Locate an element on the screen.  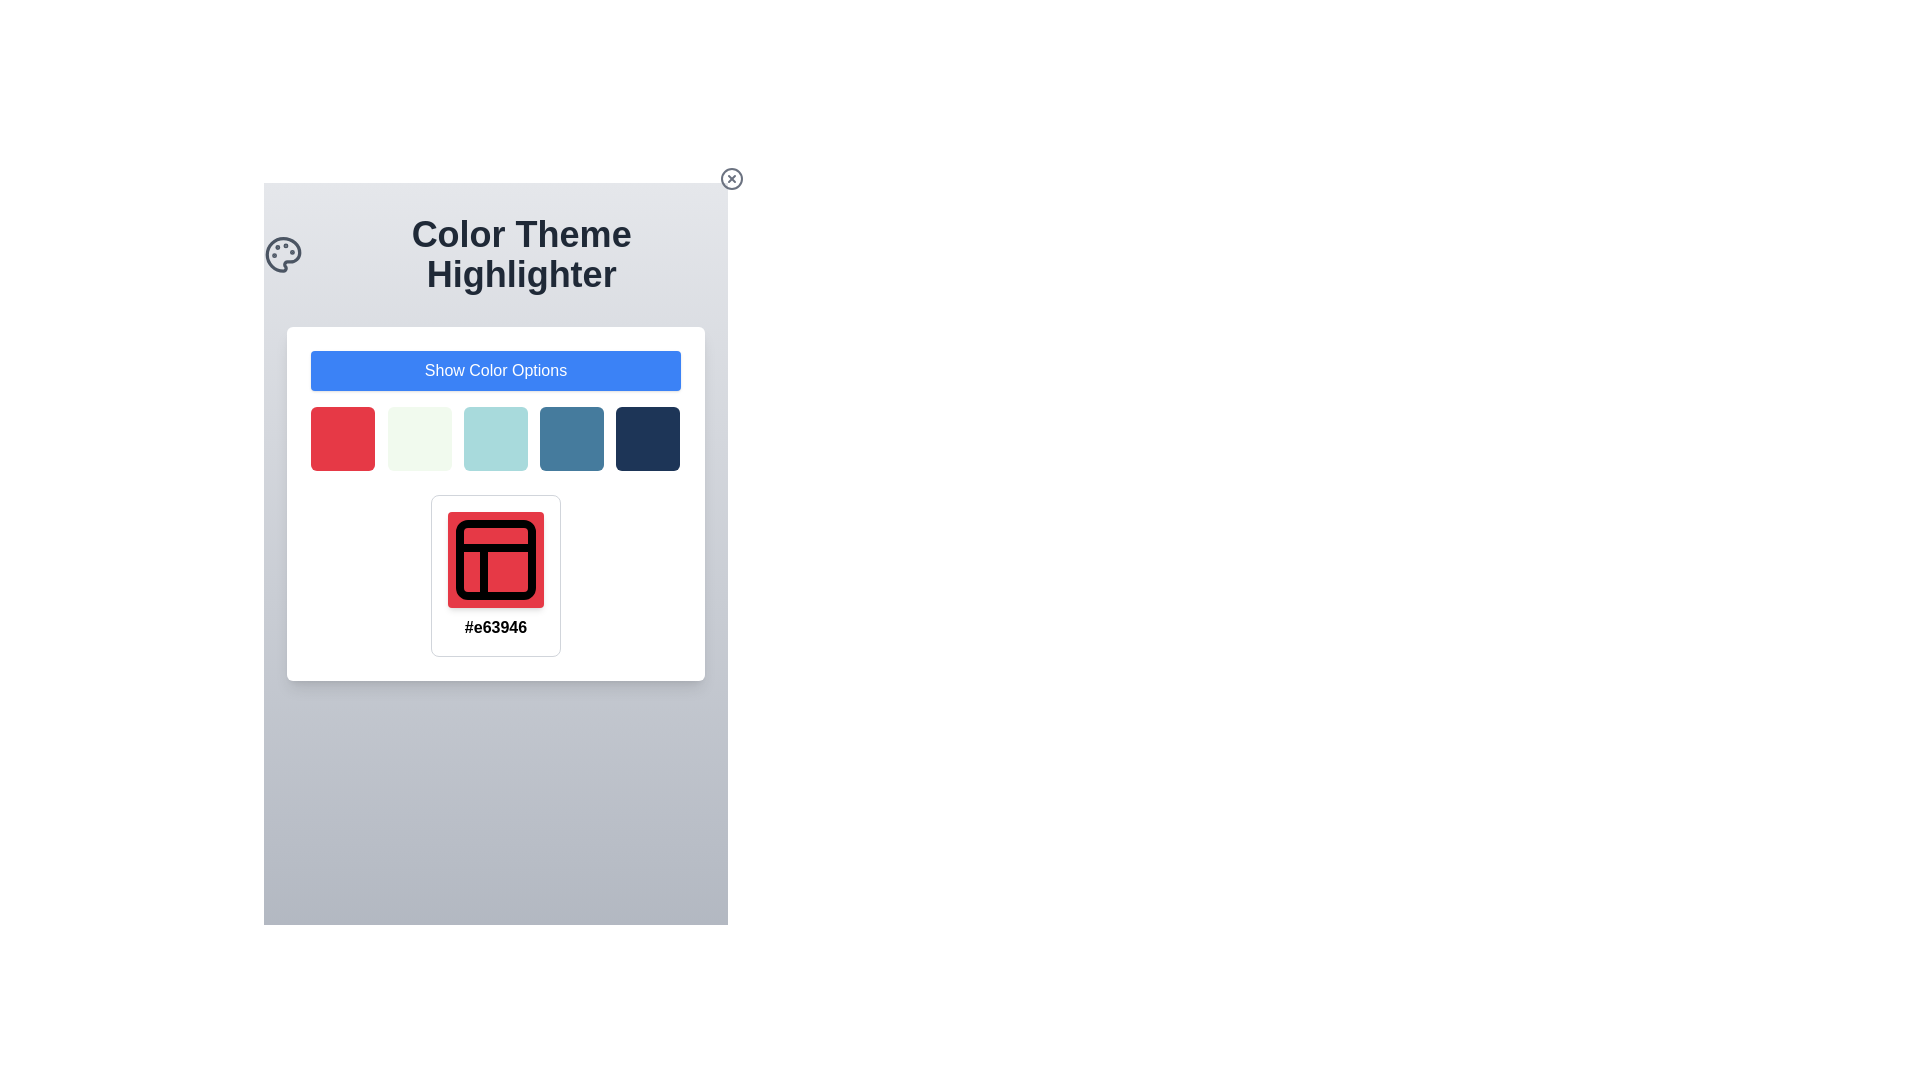
the third selectable grid item in the horizontal row below the 'Color Theme Highlighter' title and 'Show Color Options' button is located at coordinates (495, 438).